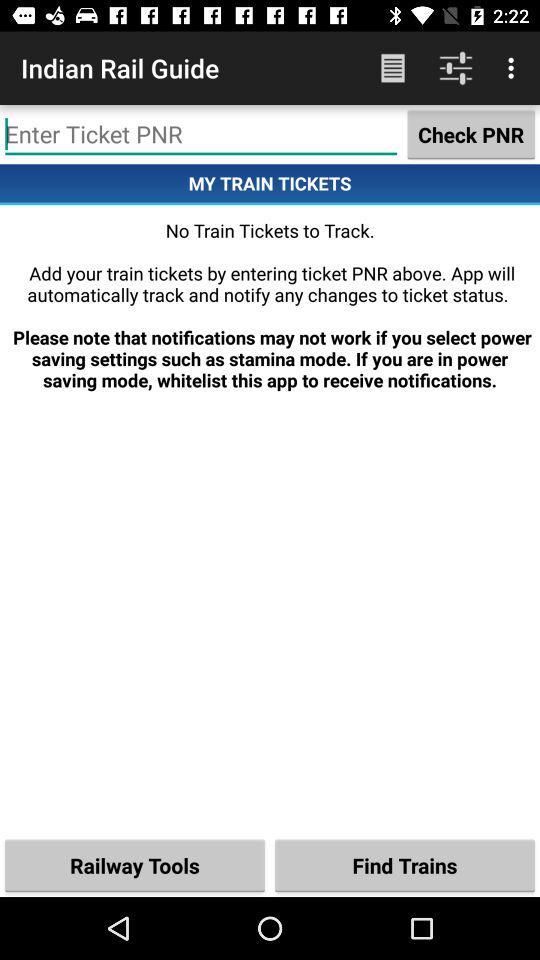 Image resolution: width=540 pixels, height=960 pixels. I want to click on icon above the check pnr, so click(513, 68).